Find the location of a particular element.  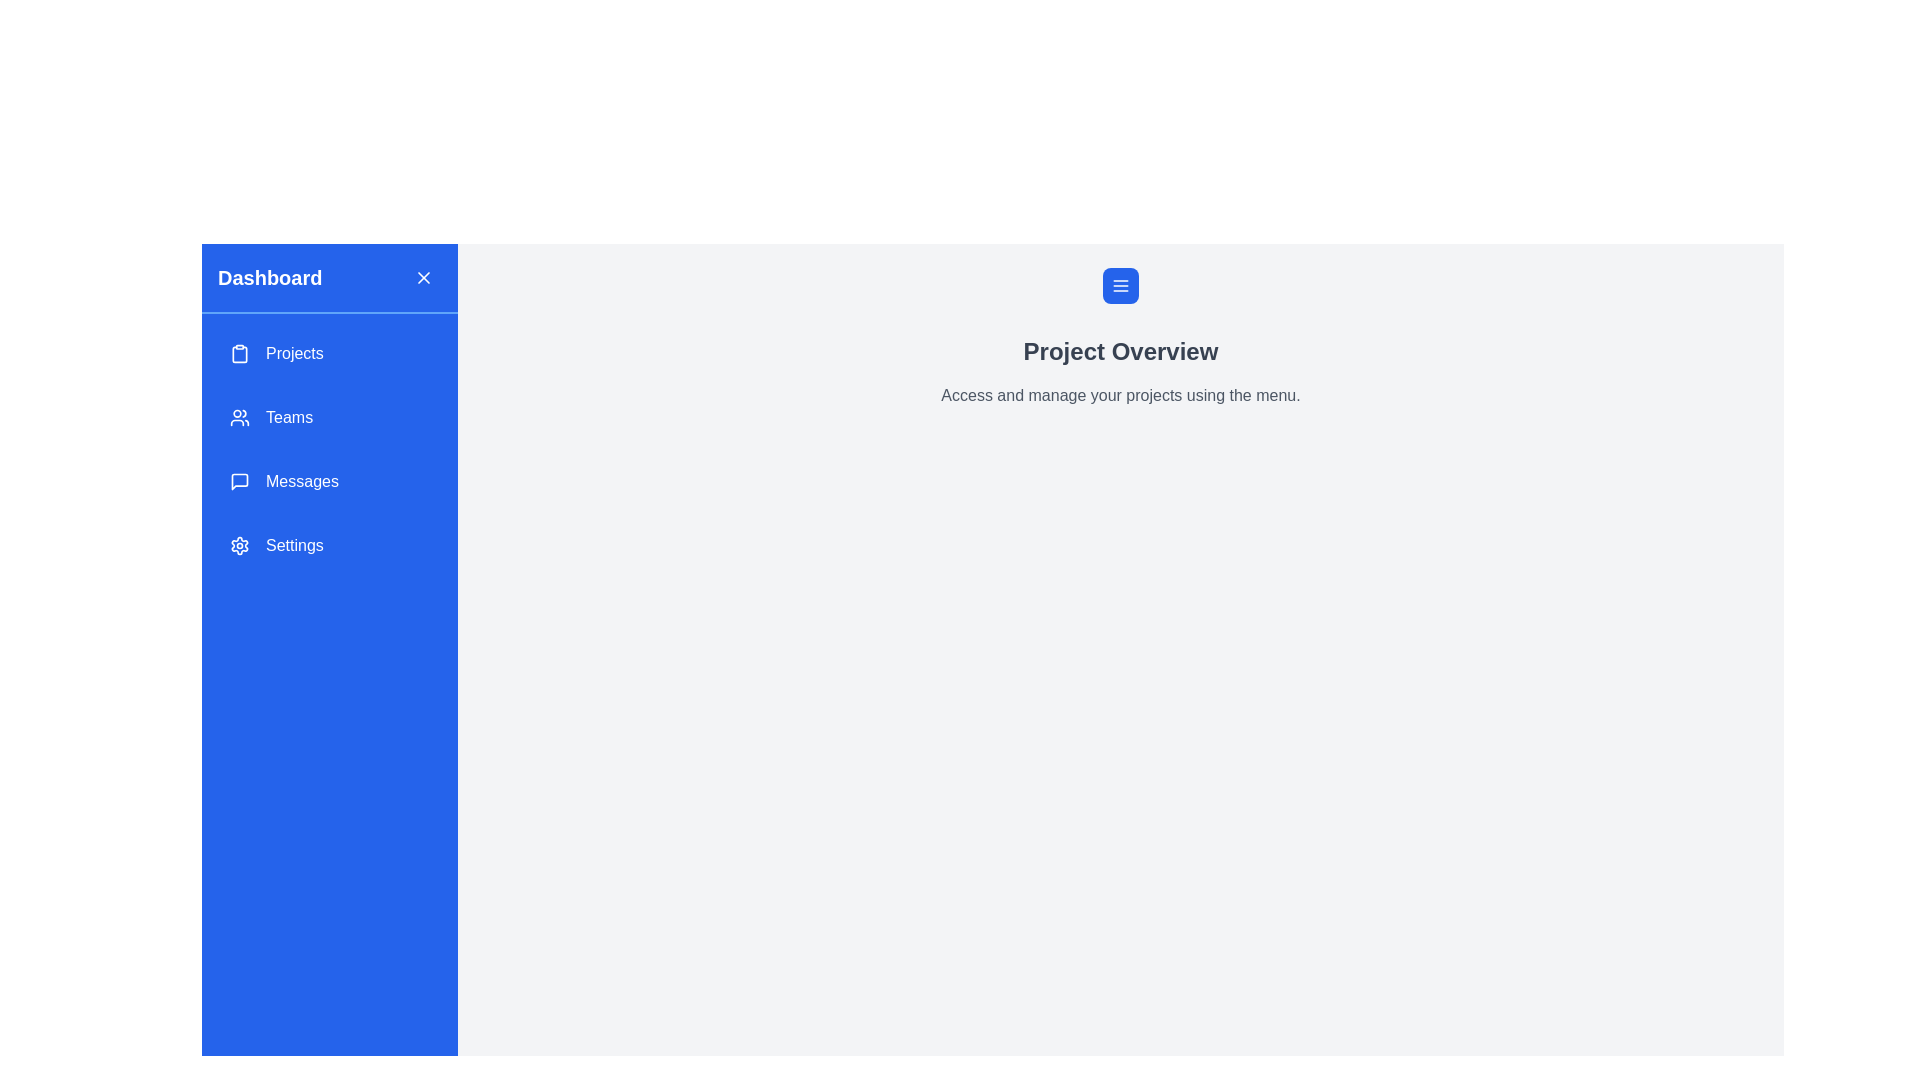

the 'Messages' icon located on the vertical blue sidebar, which is positioned between the 'Teams' and 'Settings' menu items is located at coordinates (240, 482).